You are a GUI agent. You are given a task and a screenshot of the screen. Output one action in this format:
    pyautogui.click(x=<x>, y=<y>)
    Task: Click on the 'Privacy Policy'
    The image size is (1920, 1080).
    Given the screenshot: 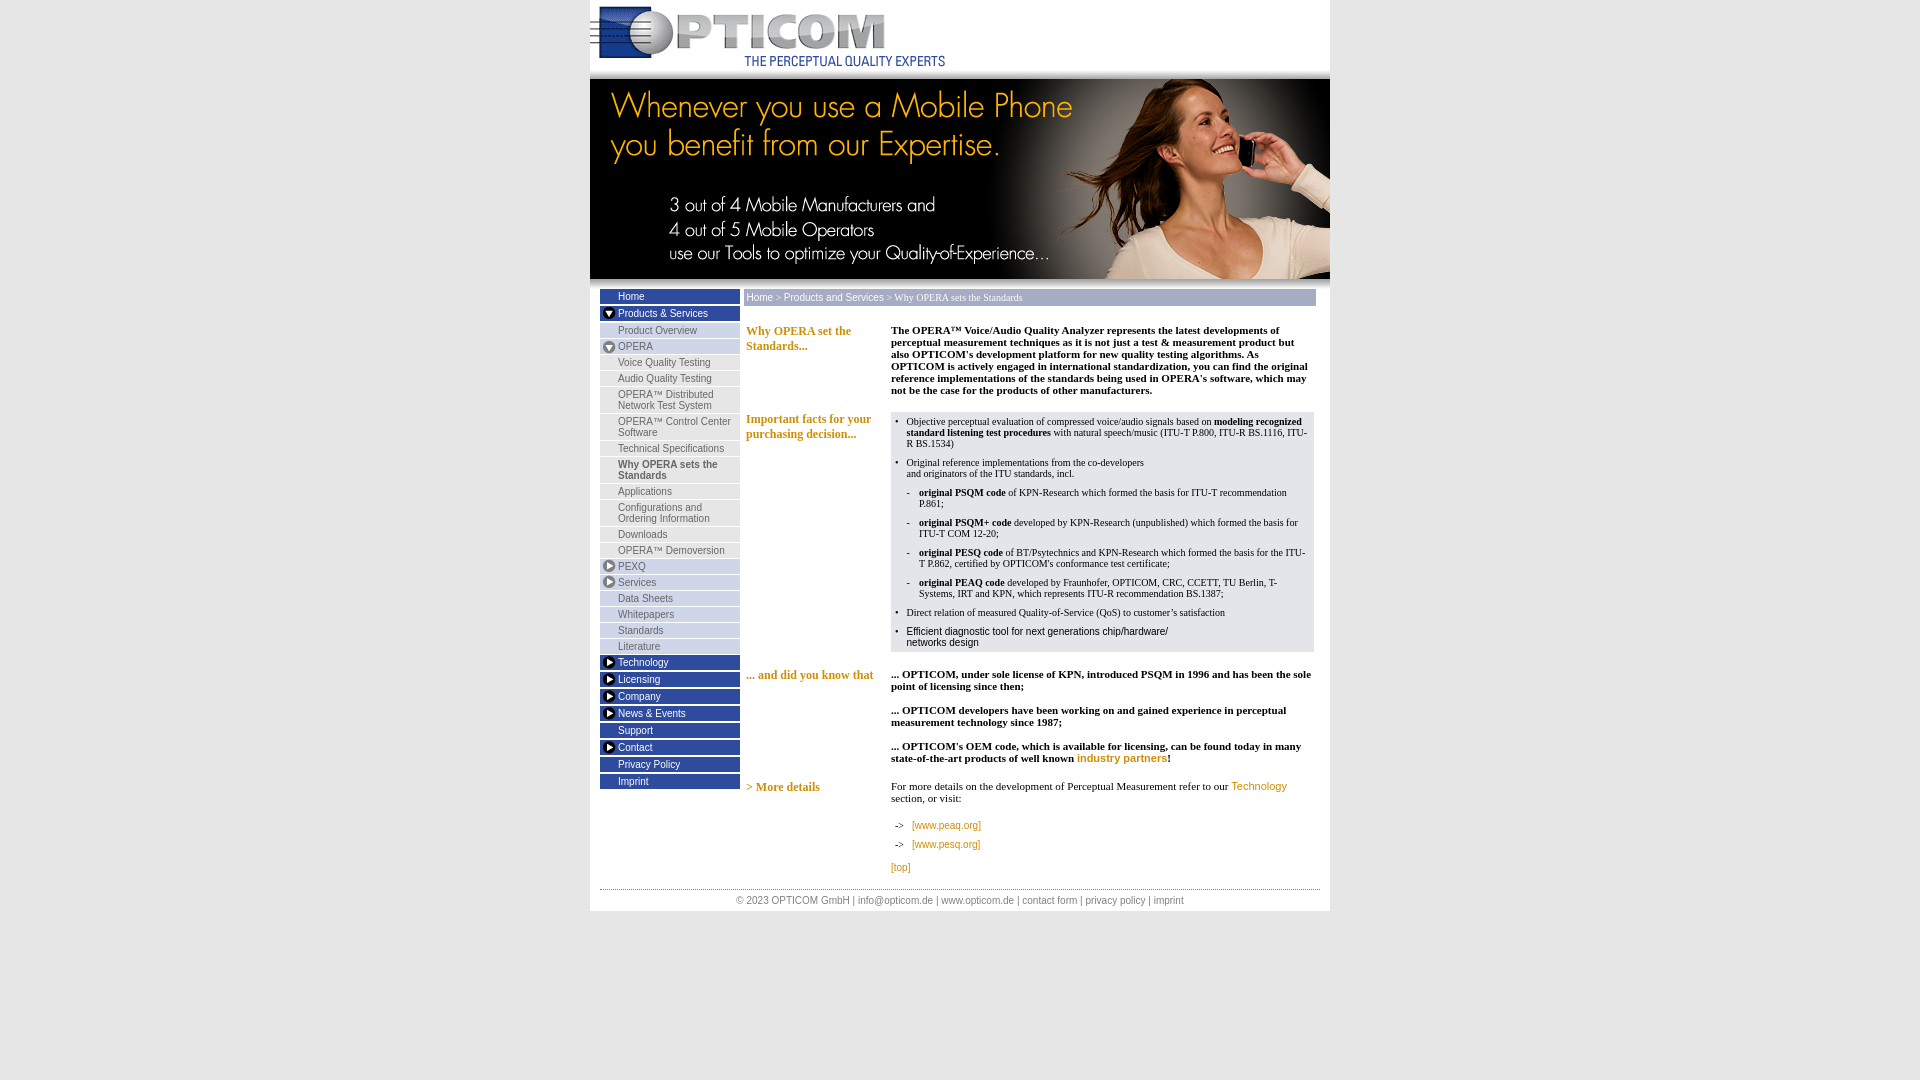 What is the action you would take?
    pyautogui.click(x=648, y=764)
    